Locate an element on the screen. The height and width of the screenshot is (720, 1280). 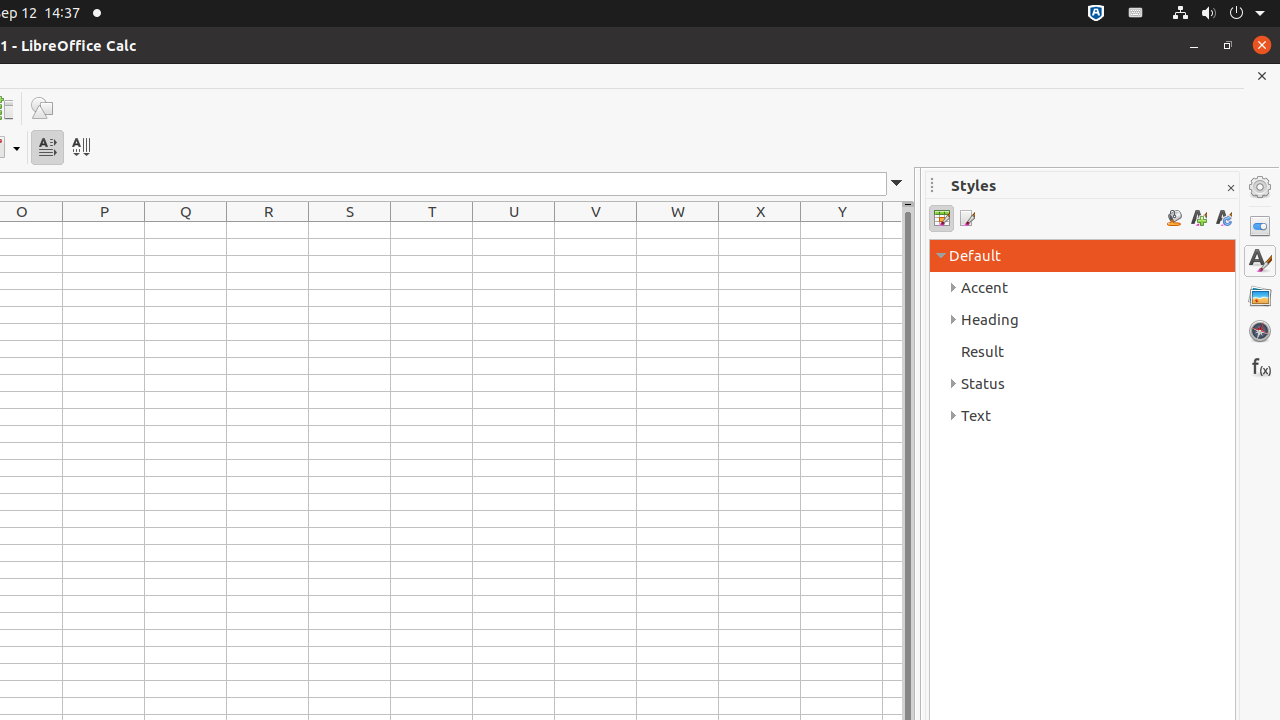
'Text direction from left to right' is located at coordinates (47, 146).